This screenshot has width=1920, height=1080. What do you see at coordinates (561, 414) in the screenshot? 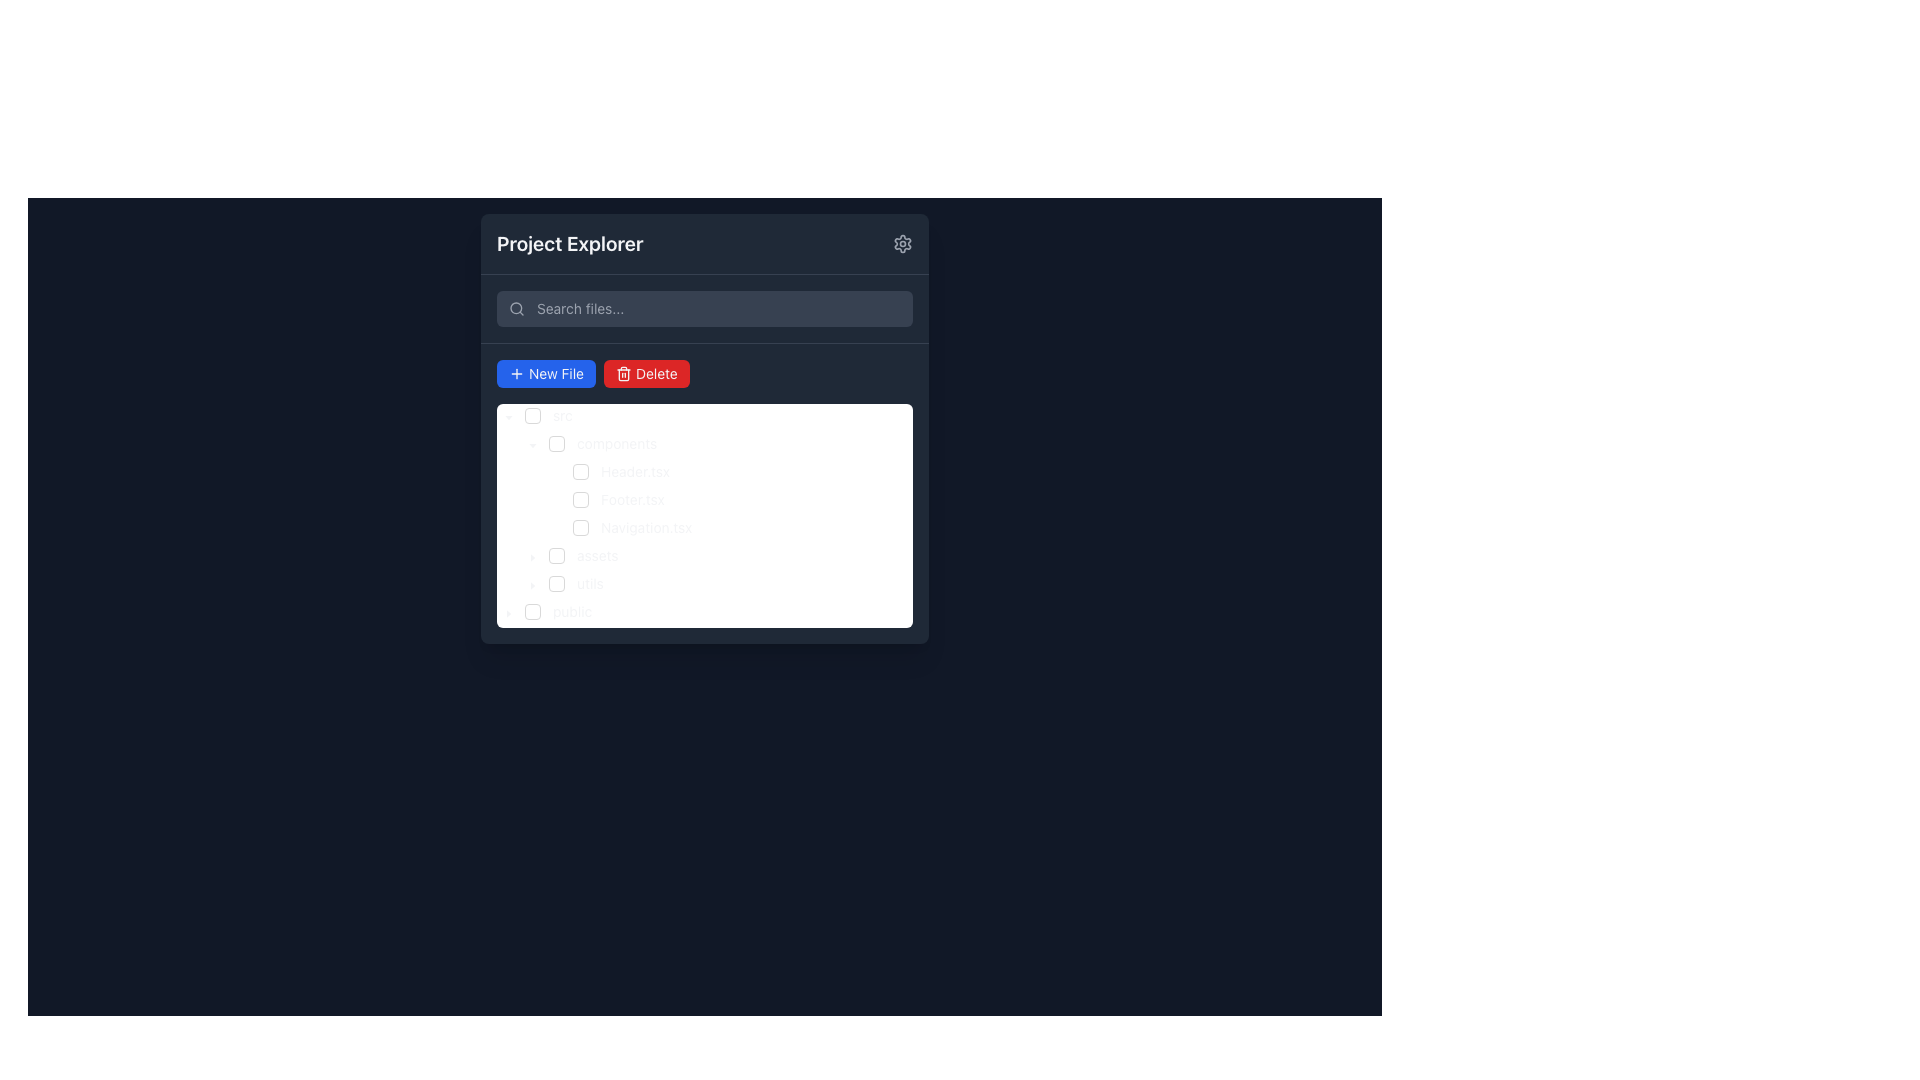
I see `the 'src' text label in the Project Explorer section of the tree view, which is the first item in its section` at bounding box center [561, 414].